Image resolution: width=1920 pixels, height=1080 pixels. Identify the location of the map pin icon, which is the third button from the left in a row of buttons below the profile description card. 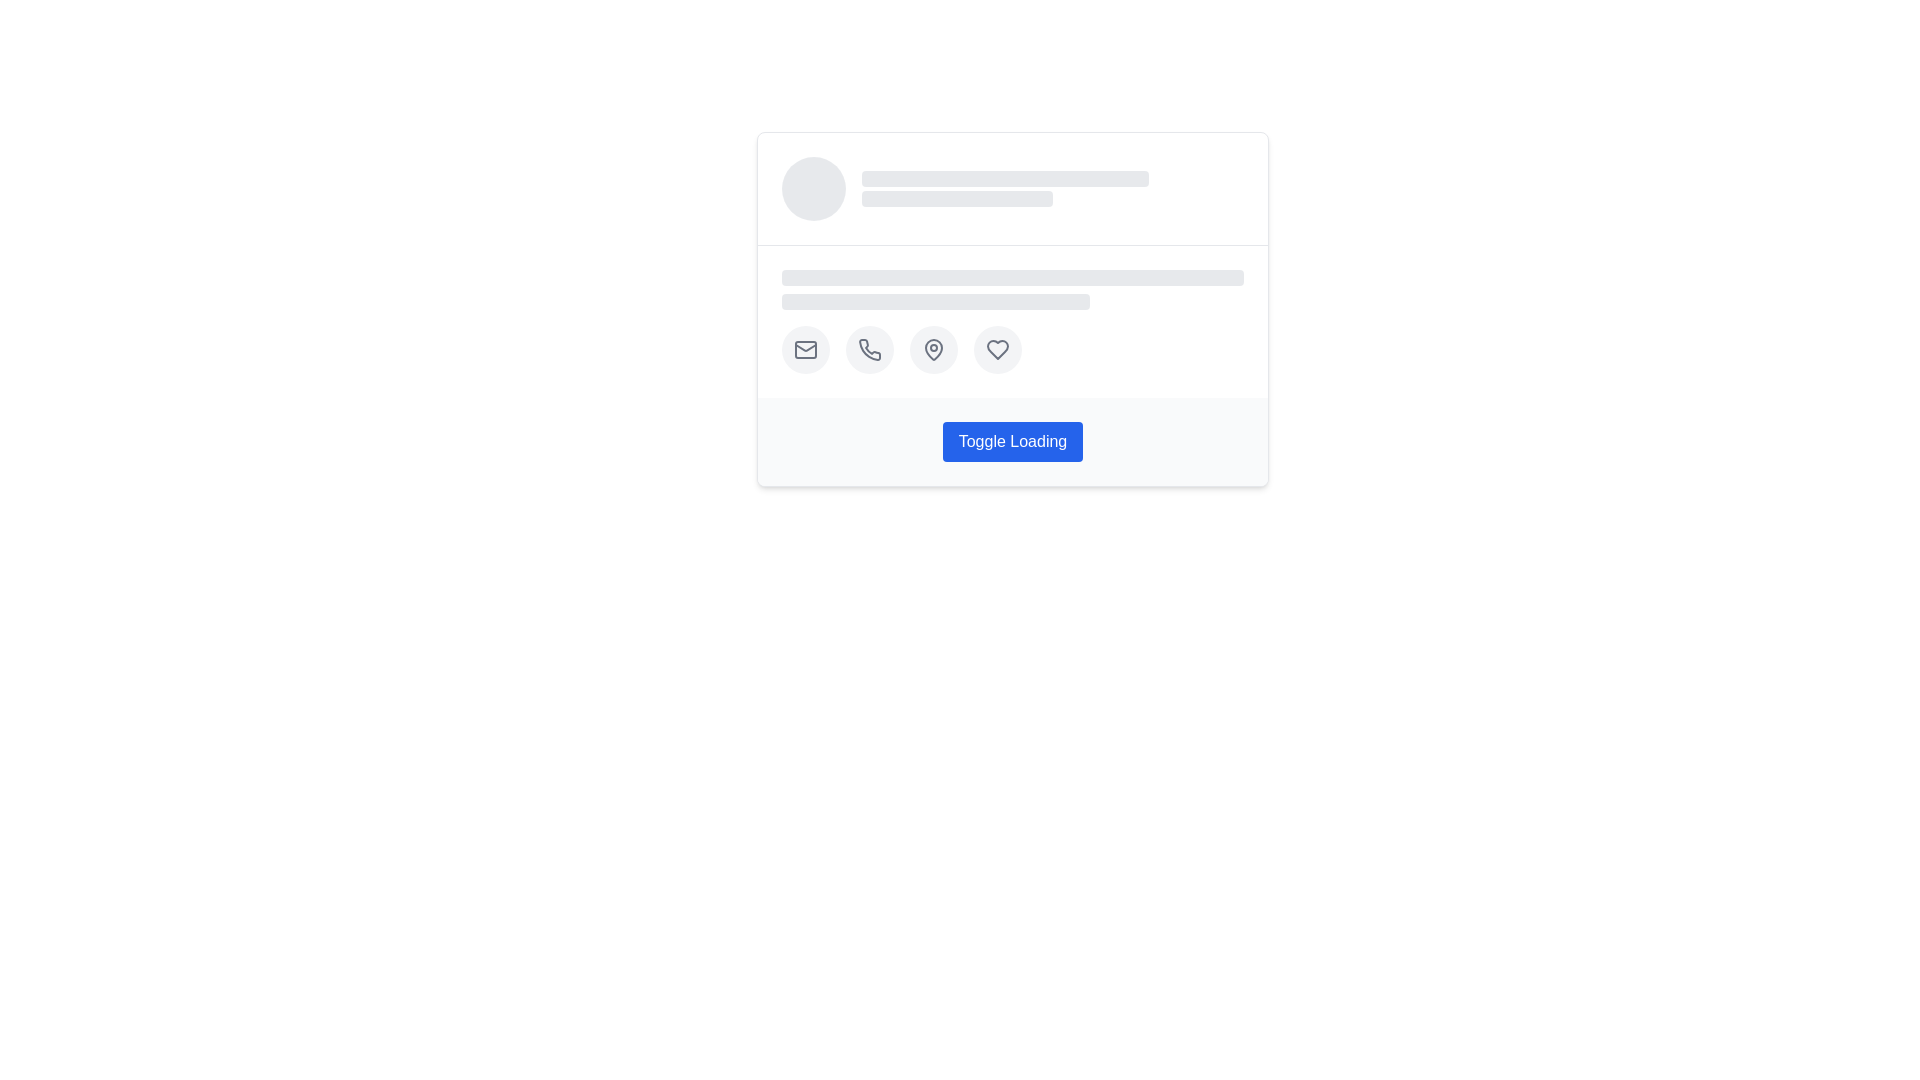
(933, 349).